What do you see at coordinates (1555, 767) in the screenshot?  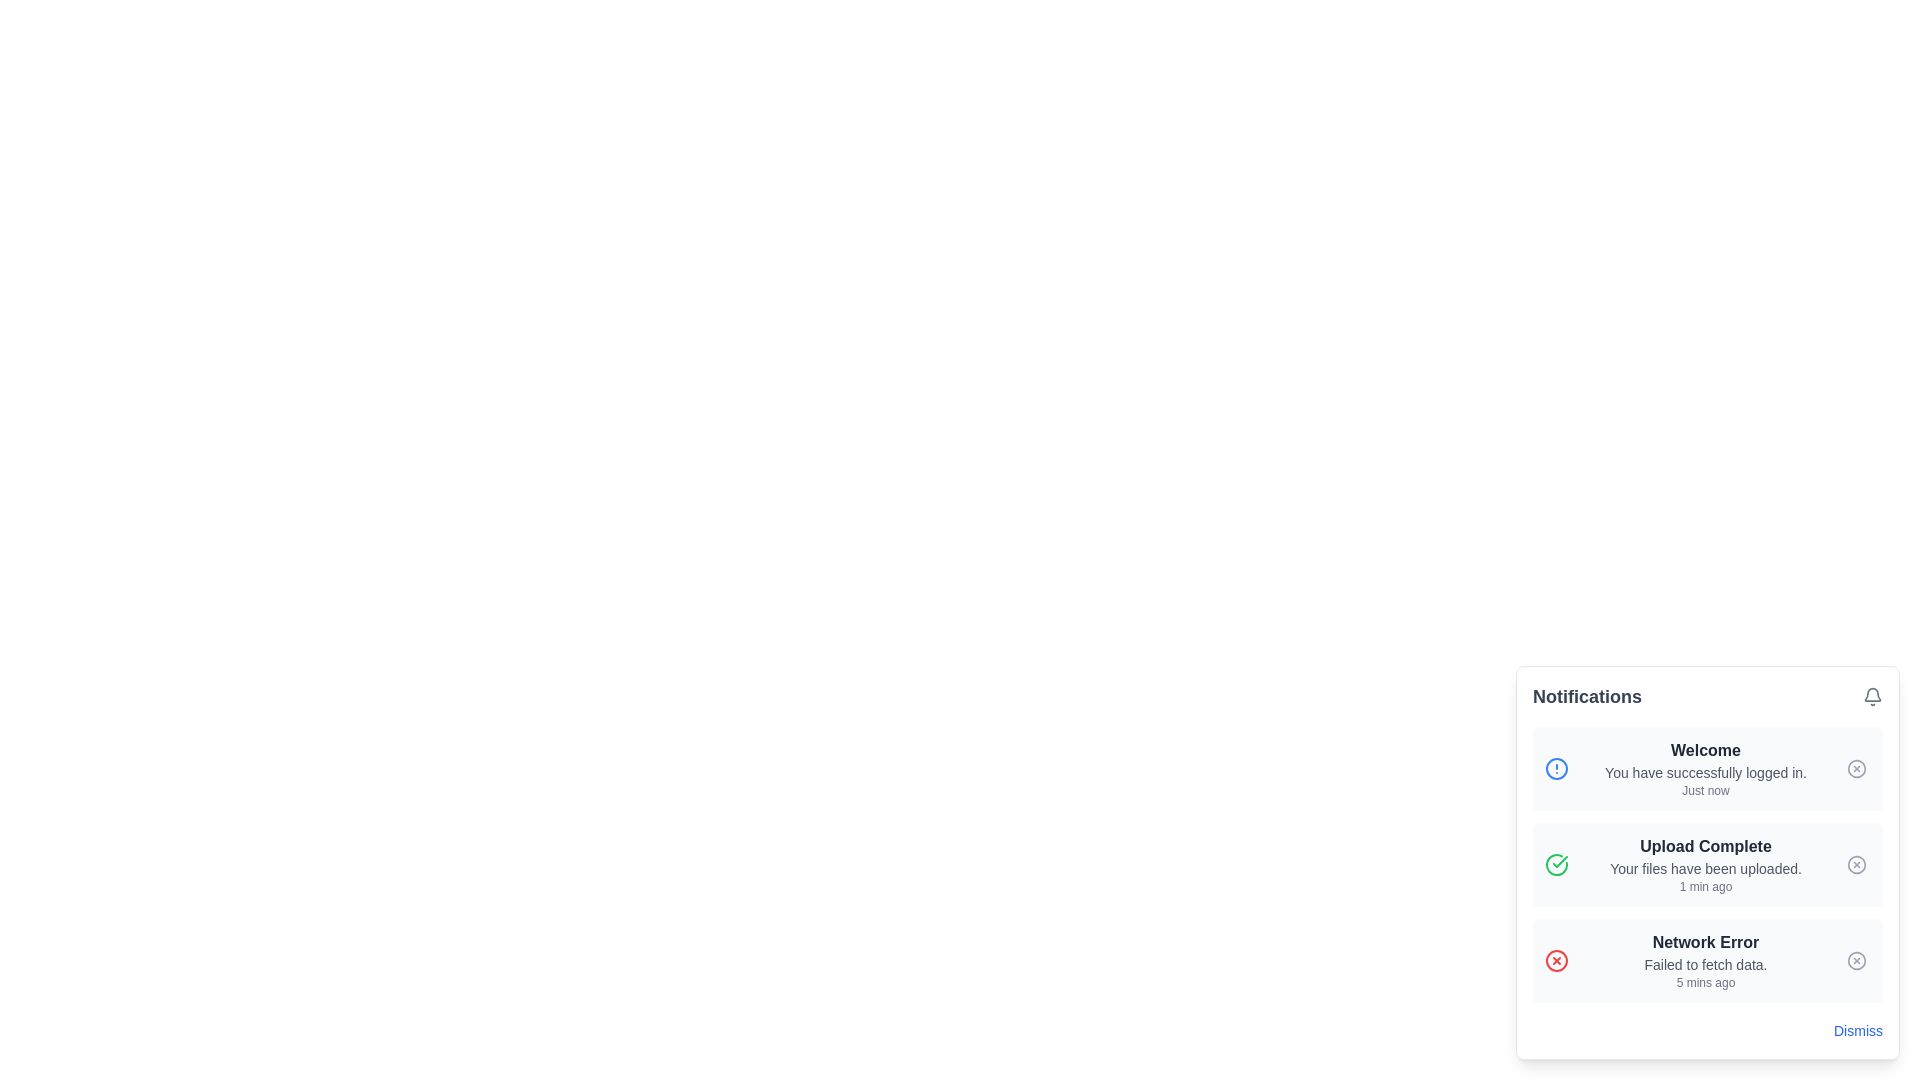 I see `the circular icon with a blue outline containing a warning symbol located in the notification panel, to the left of the text 'Welcome'` at bounding box center [1555, 767].